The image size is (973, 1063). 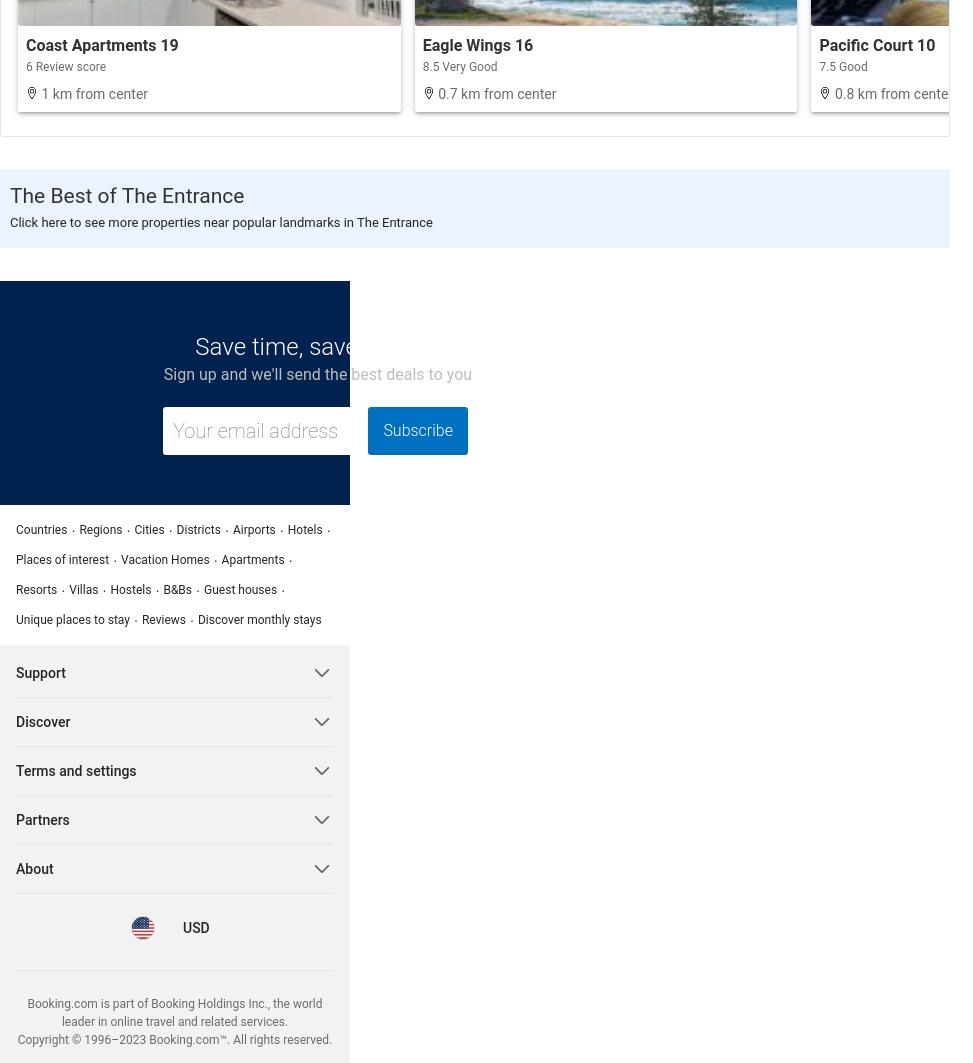 I want to click on 'Sign up and we'll send the best deals to you', so click(x=317, y=374).